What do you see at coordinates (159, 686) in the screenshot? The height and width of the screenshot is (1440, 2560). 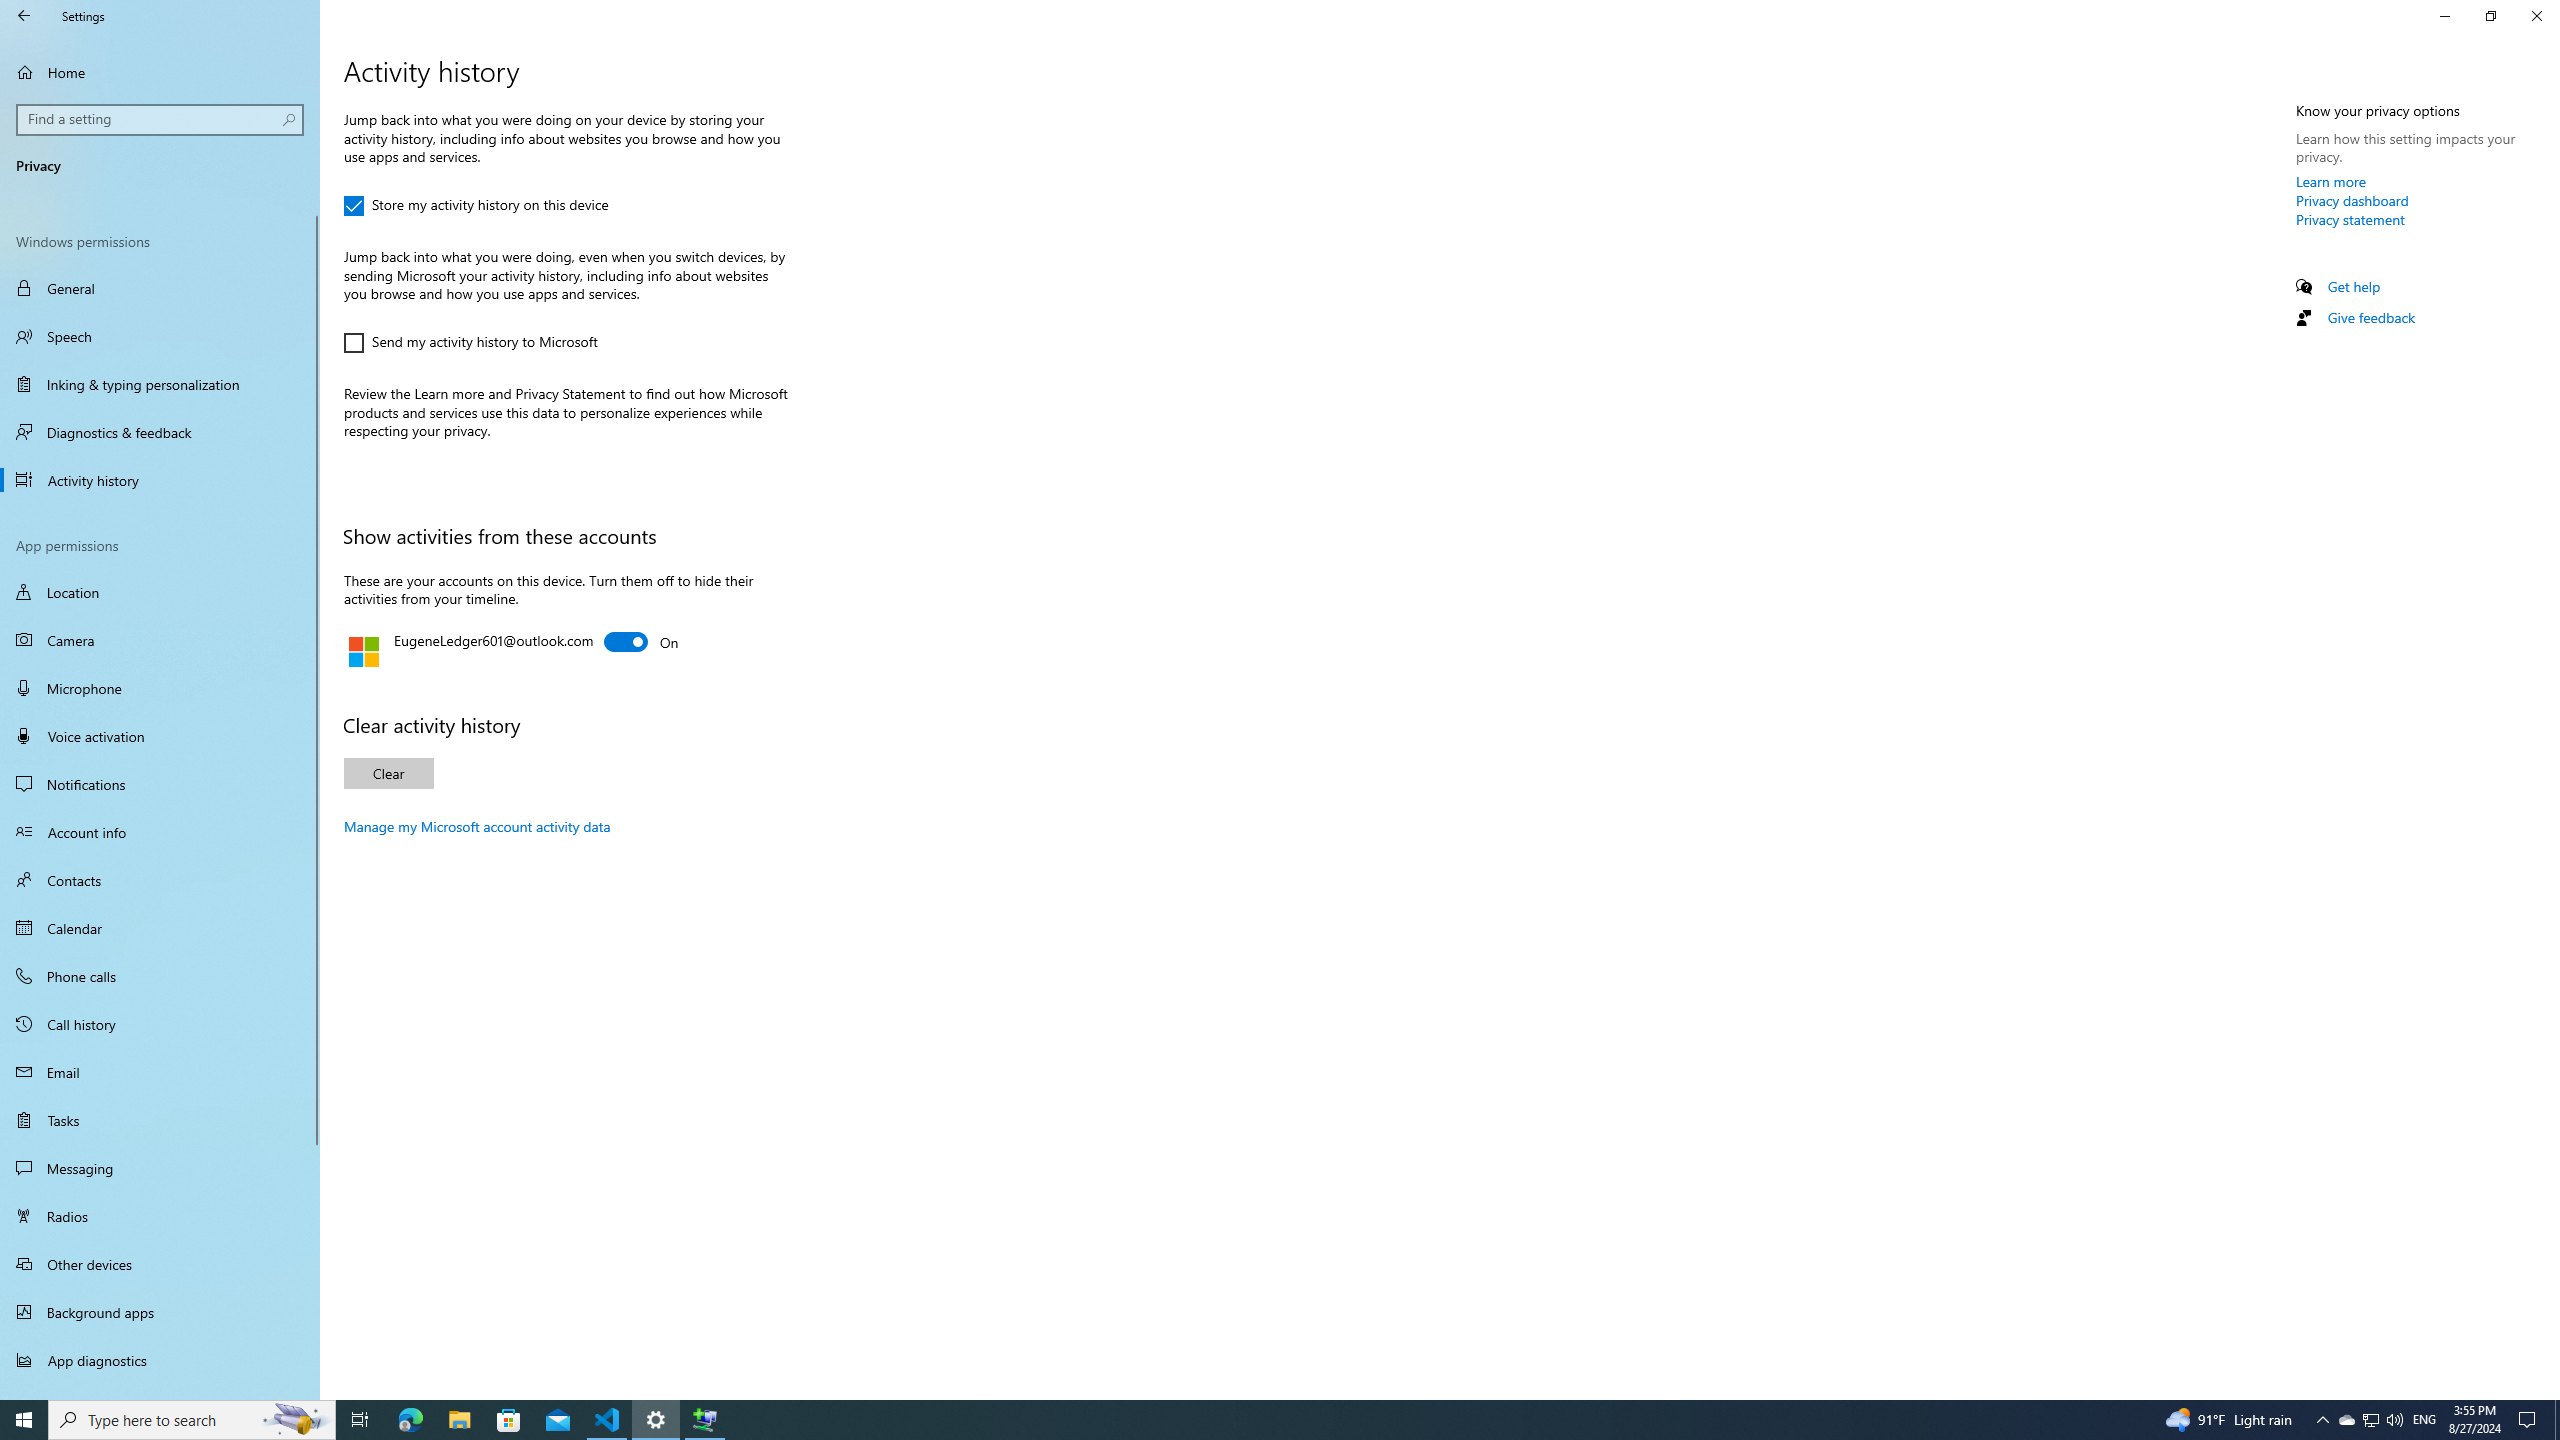 I see `'Microphone'` at bounding box center [159, 686].